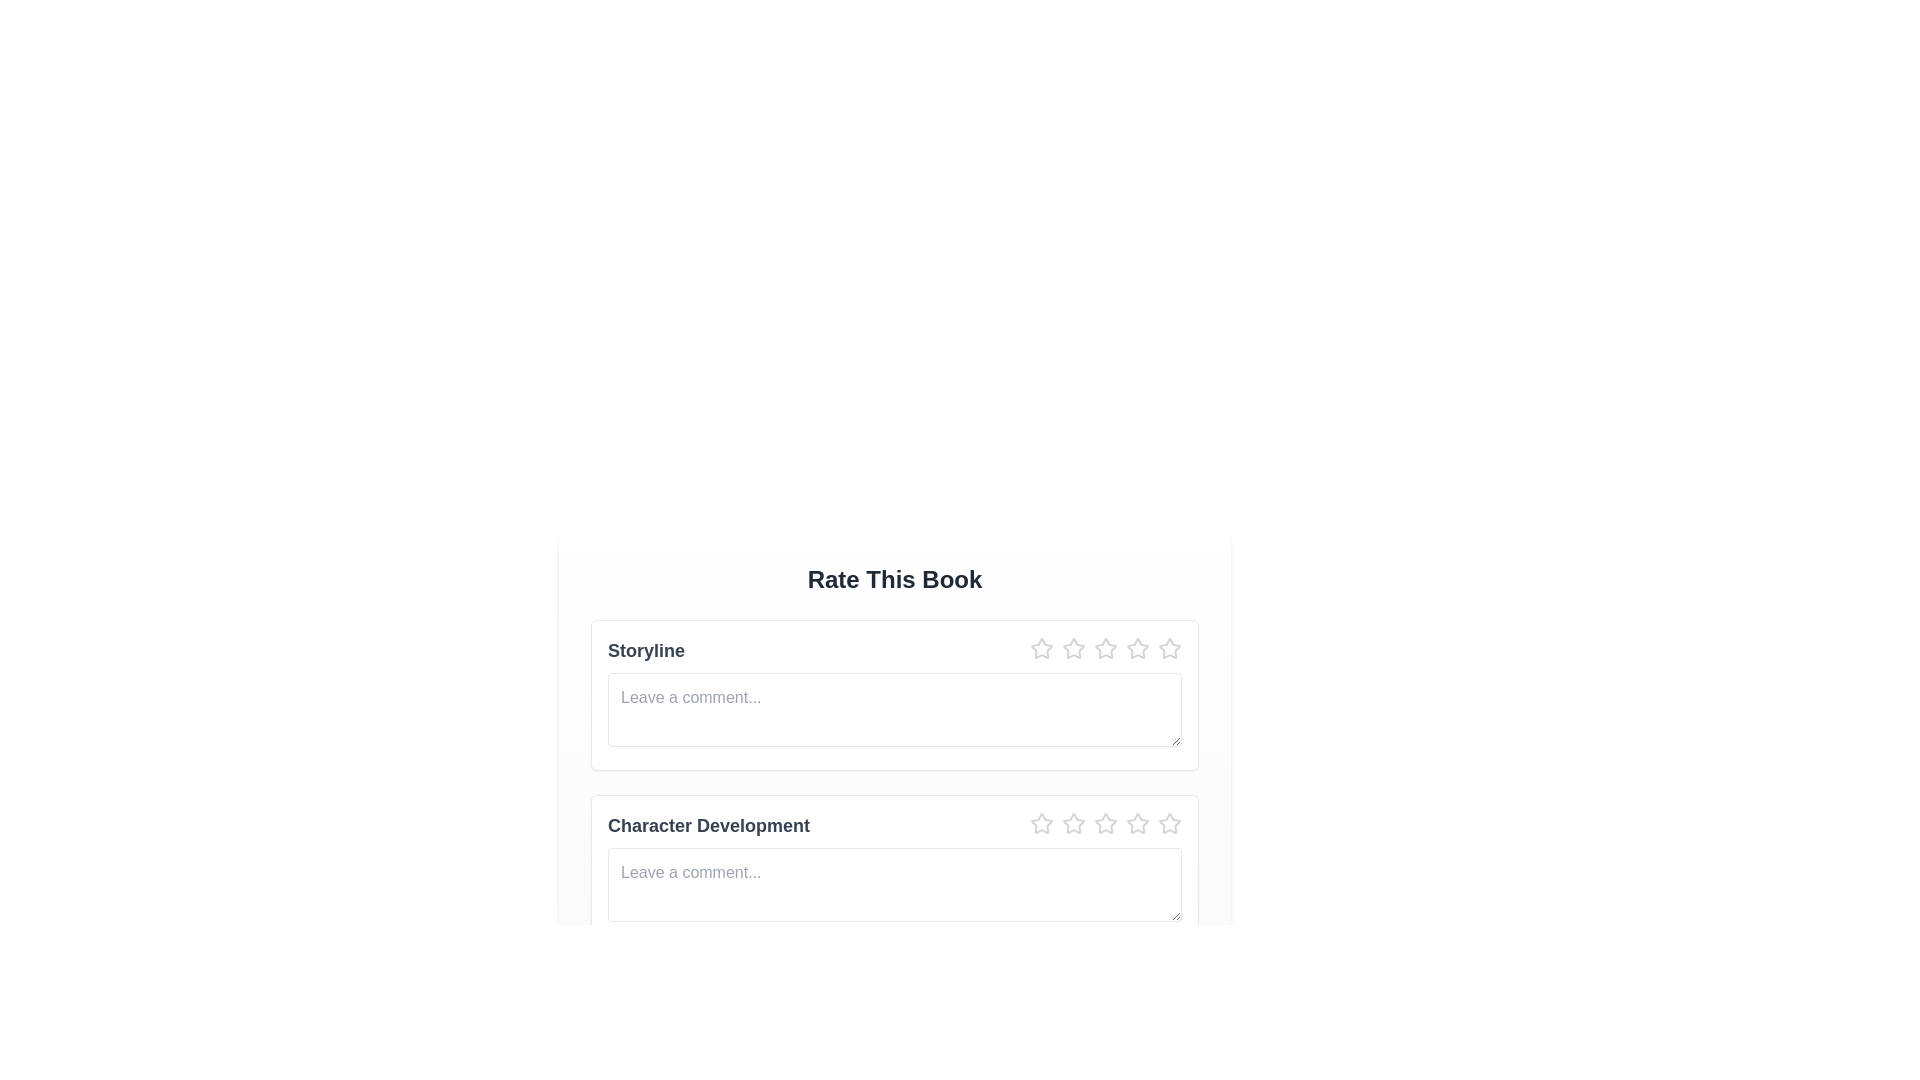 The height and width of the screenshot is (1080, 1920). I want to click on the Text Label that serves as a title for the 'Rate This Book' section, positioned at the top-left corner above the comment input box and to the left of the star rating component, so click(646, 651).